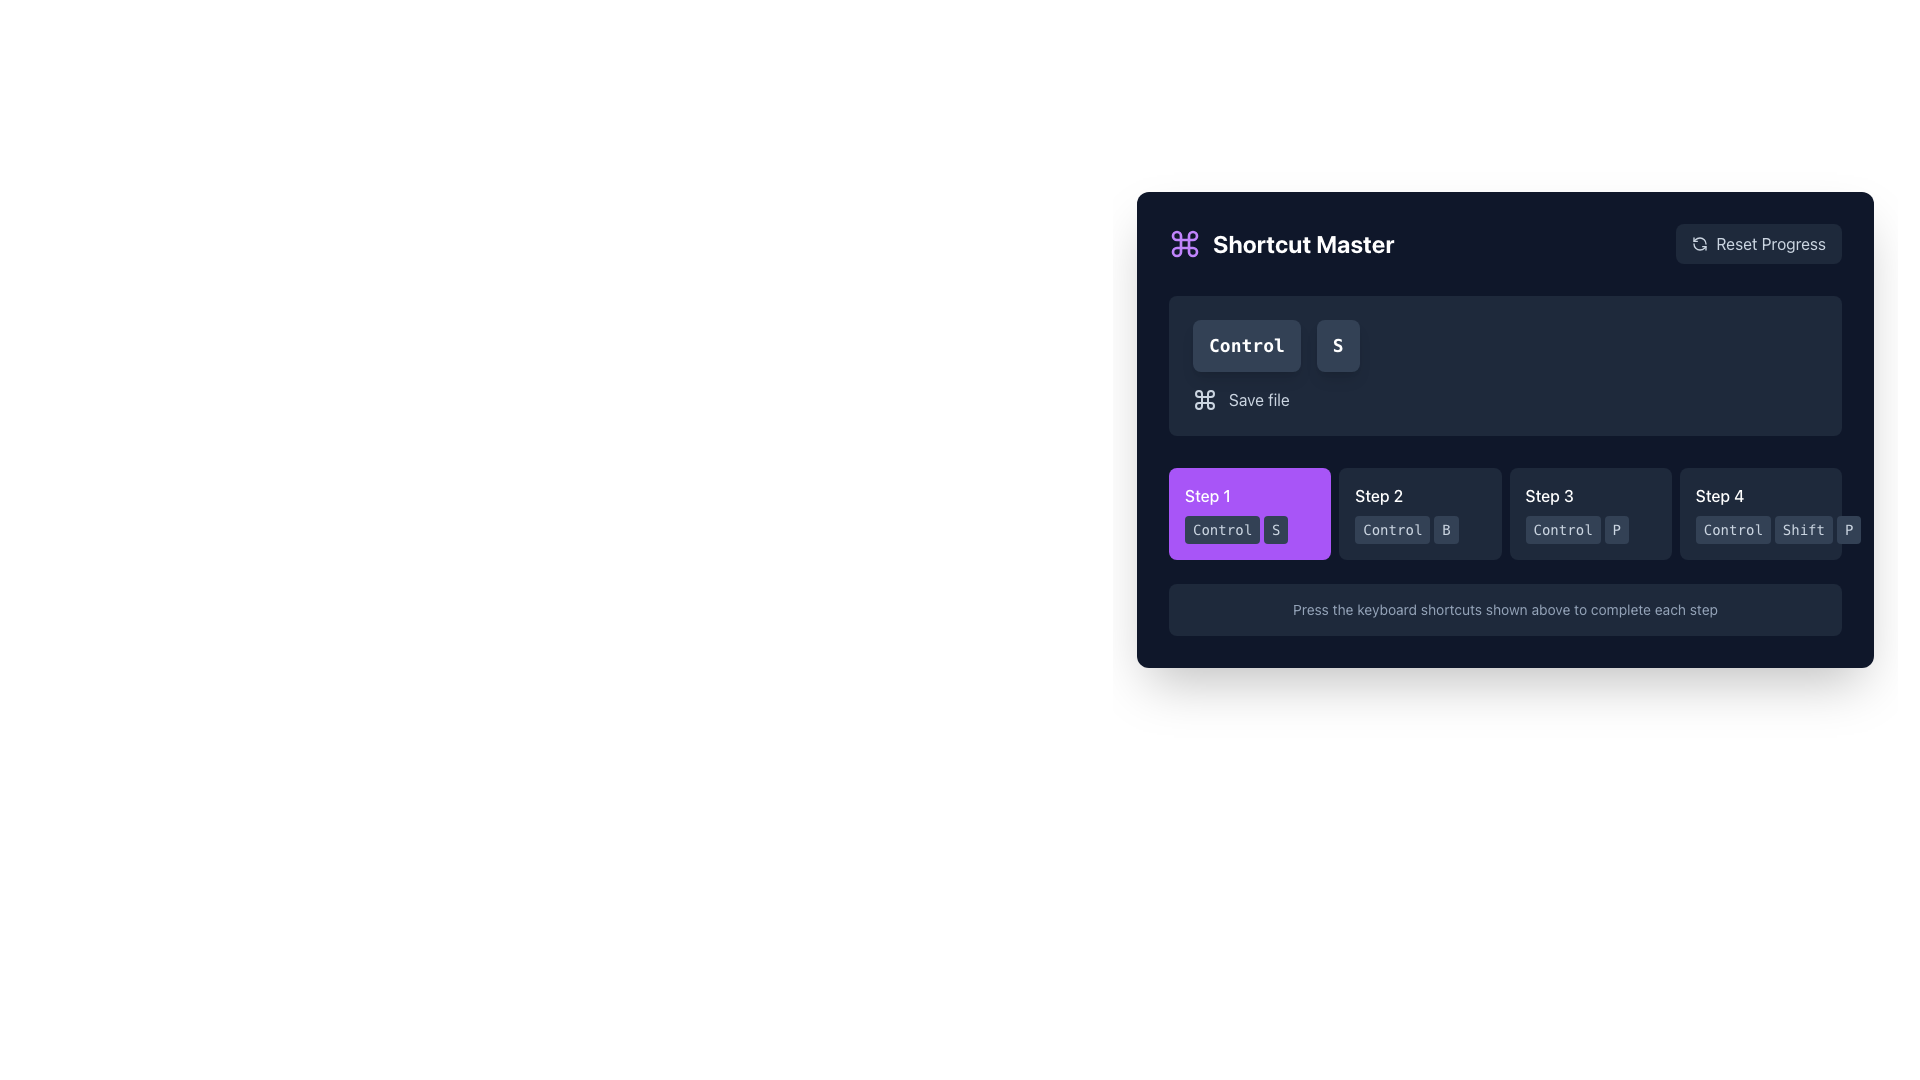 This screenshot has width=1920, height=1080. I want to click on the buttons associated with Step 4 in the step guide, which is located at the bottom-right corner of the grid layout, so click(1760, 512).